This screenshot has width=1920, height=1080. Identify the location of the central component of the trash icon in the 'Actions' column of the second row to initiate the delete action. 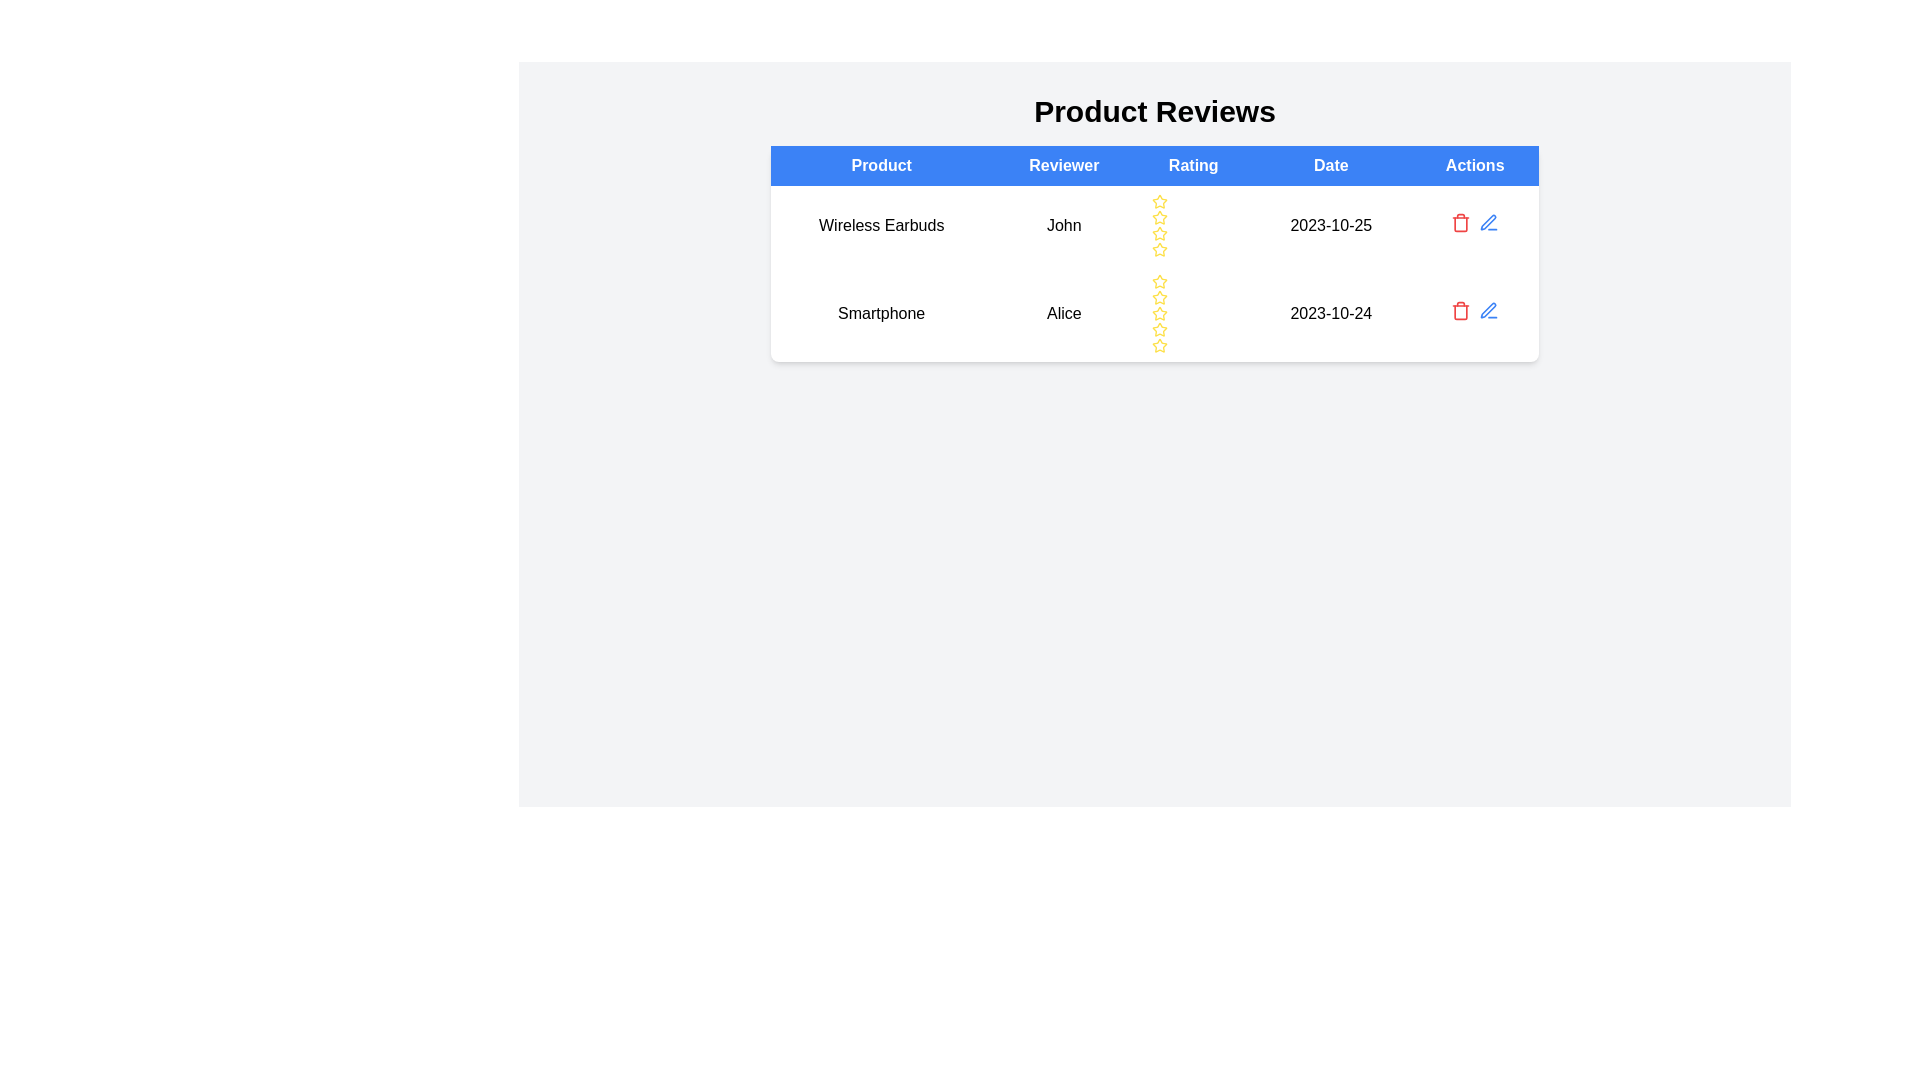
(1461, 312).